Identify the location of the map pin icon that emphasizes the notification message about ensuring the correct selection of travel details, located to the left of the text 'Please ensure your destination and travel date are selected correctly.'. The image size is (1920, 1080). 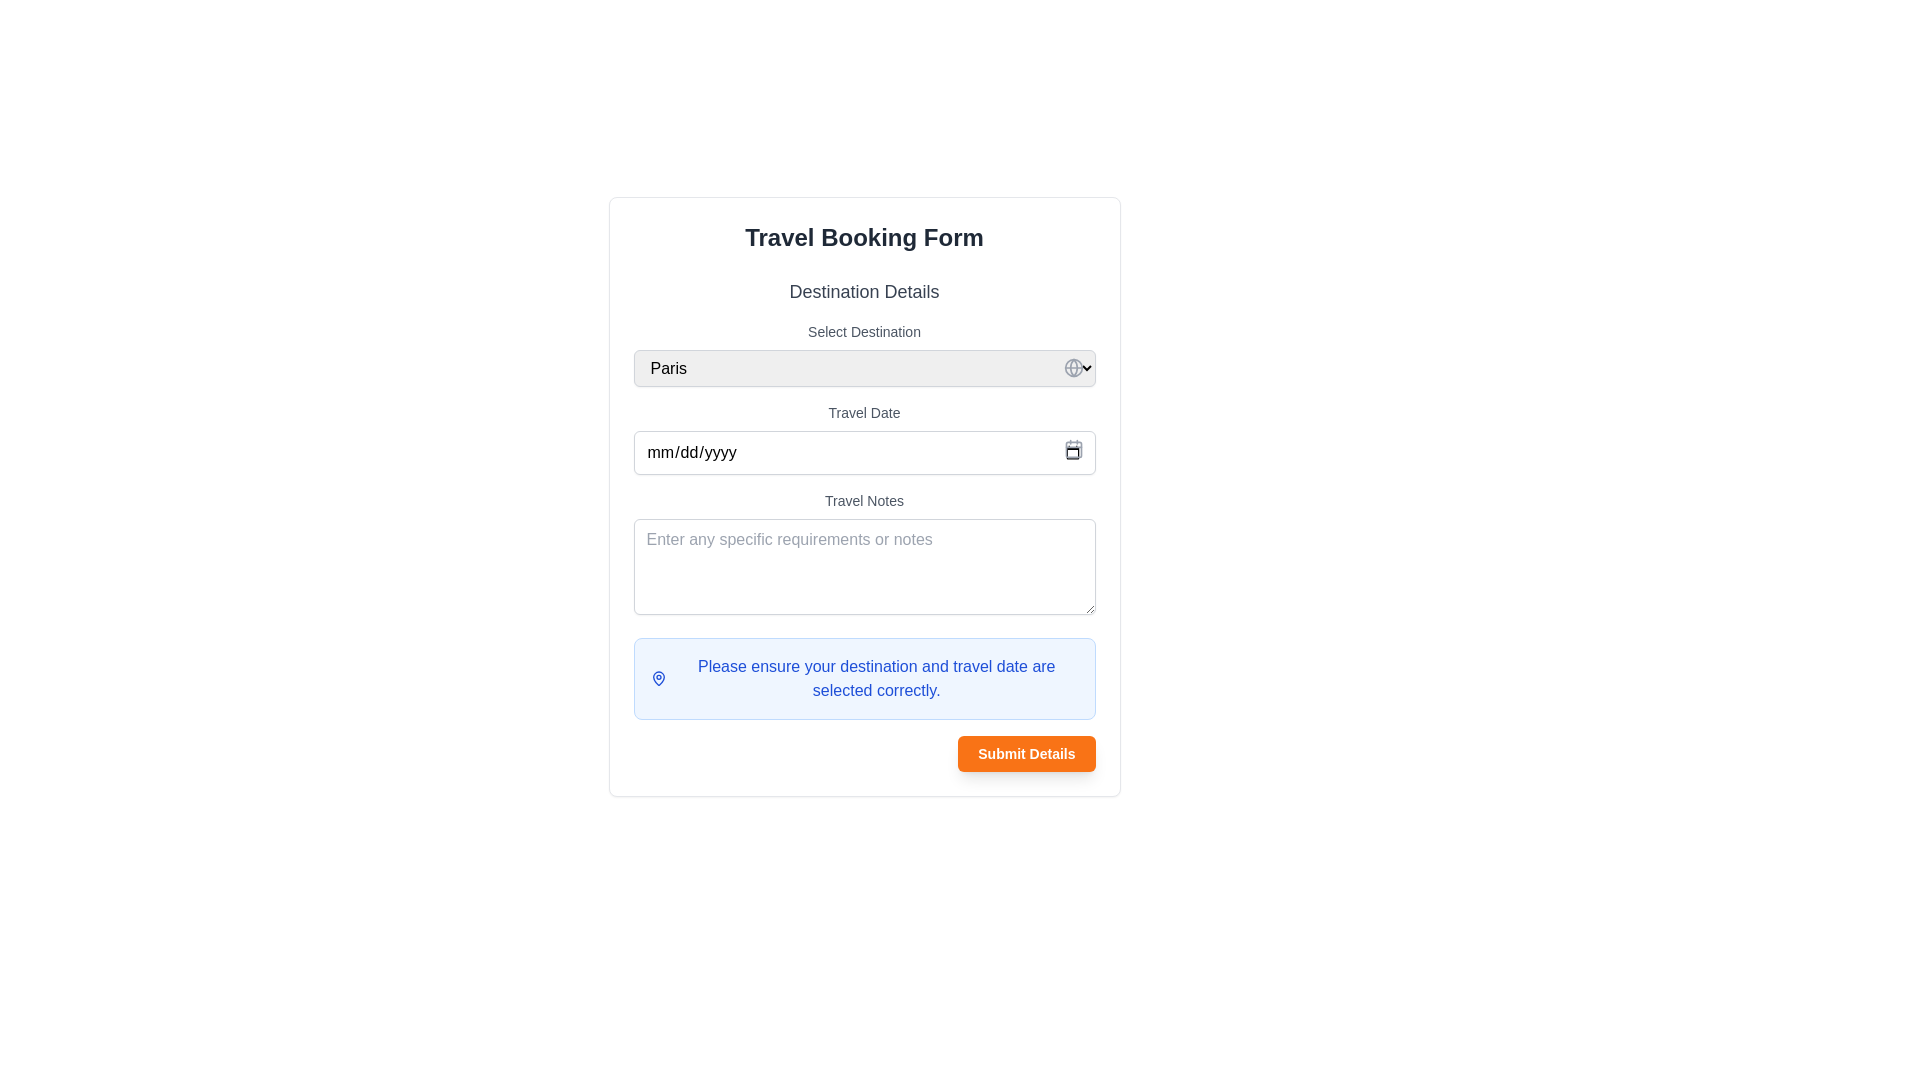
(658, 677).